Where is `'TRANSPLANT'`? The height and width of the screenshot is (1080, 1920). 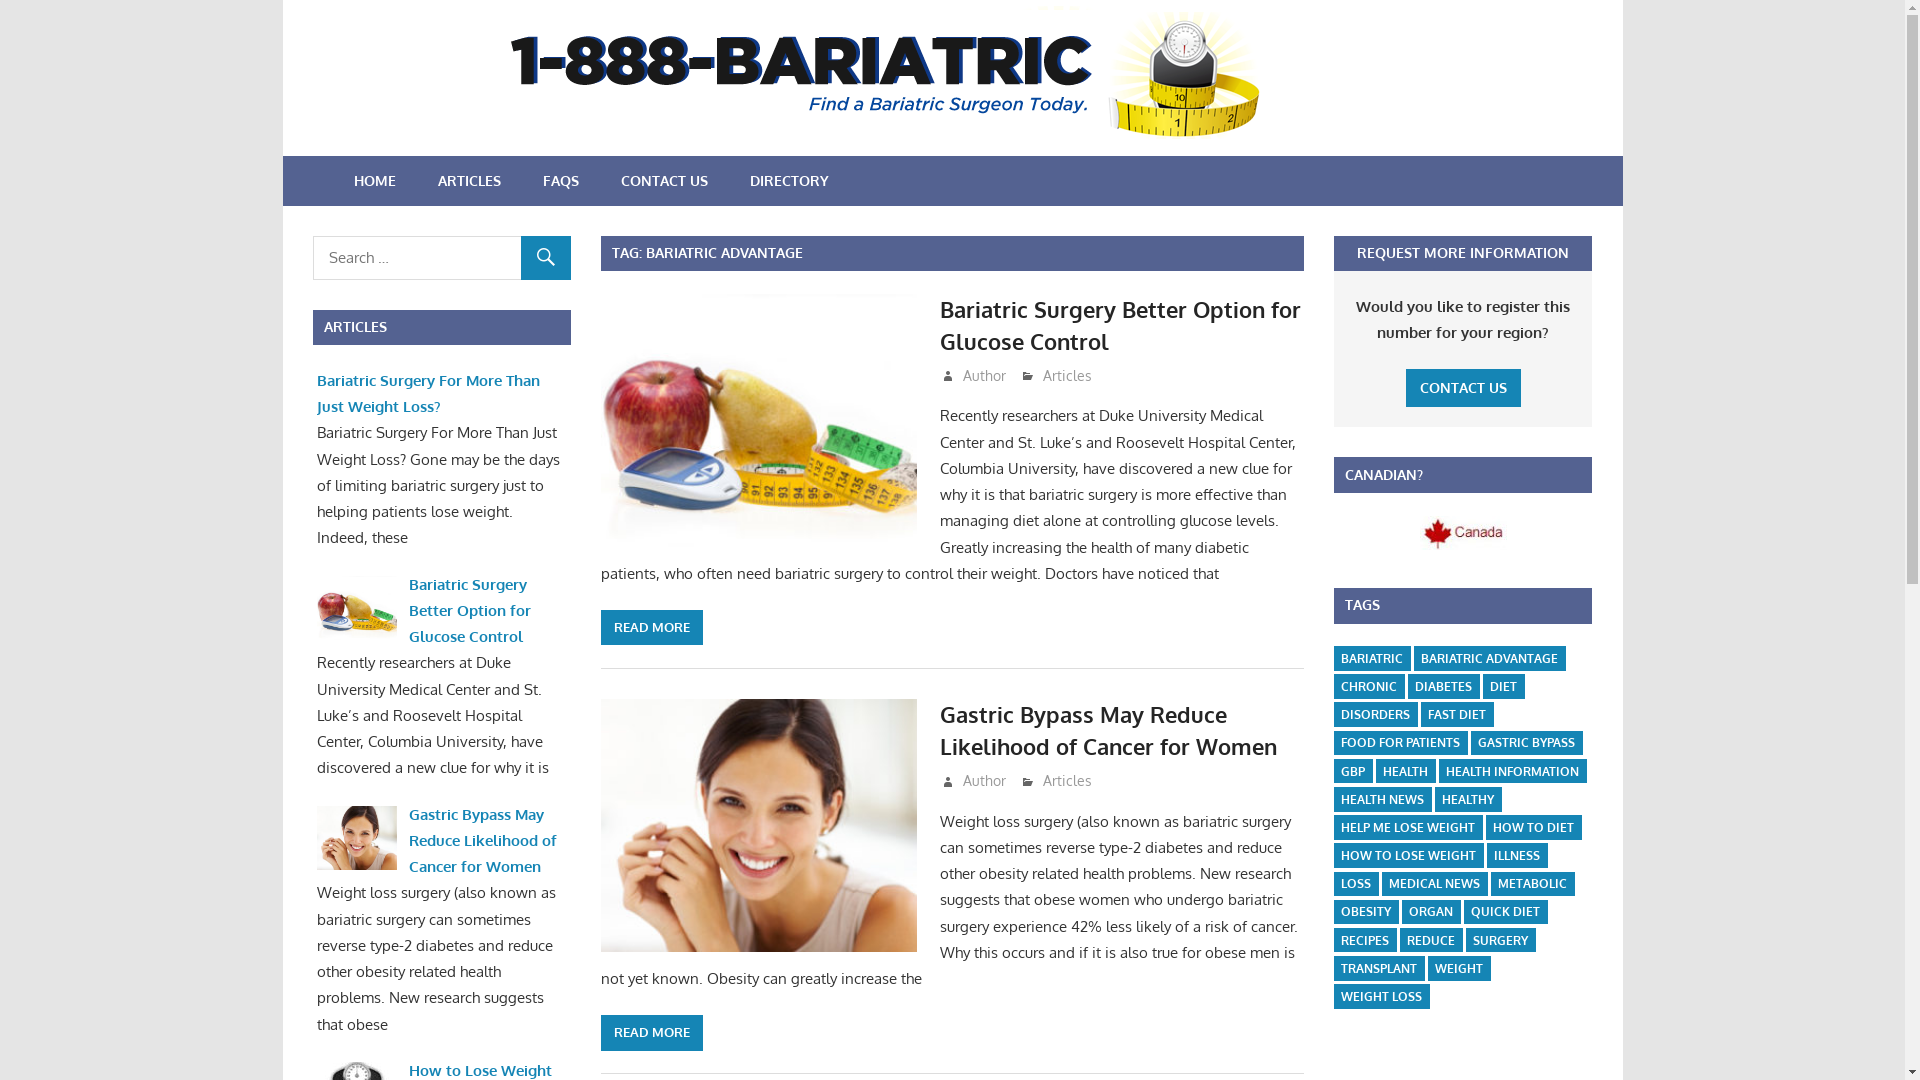
'TRANSPLANT' is located at coordinates (1377, 967).